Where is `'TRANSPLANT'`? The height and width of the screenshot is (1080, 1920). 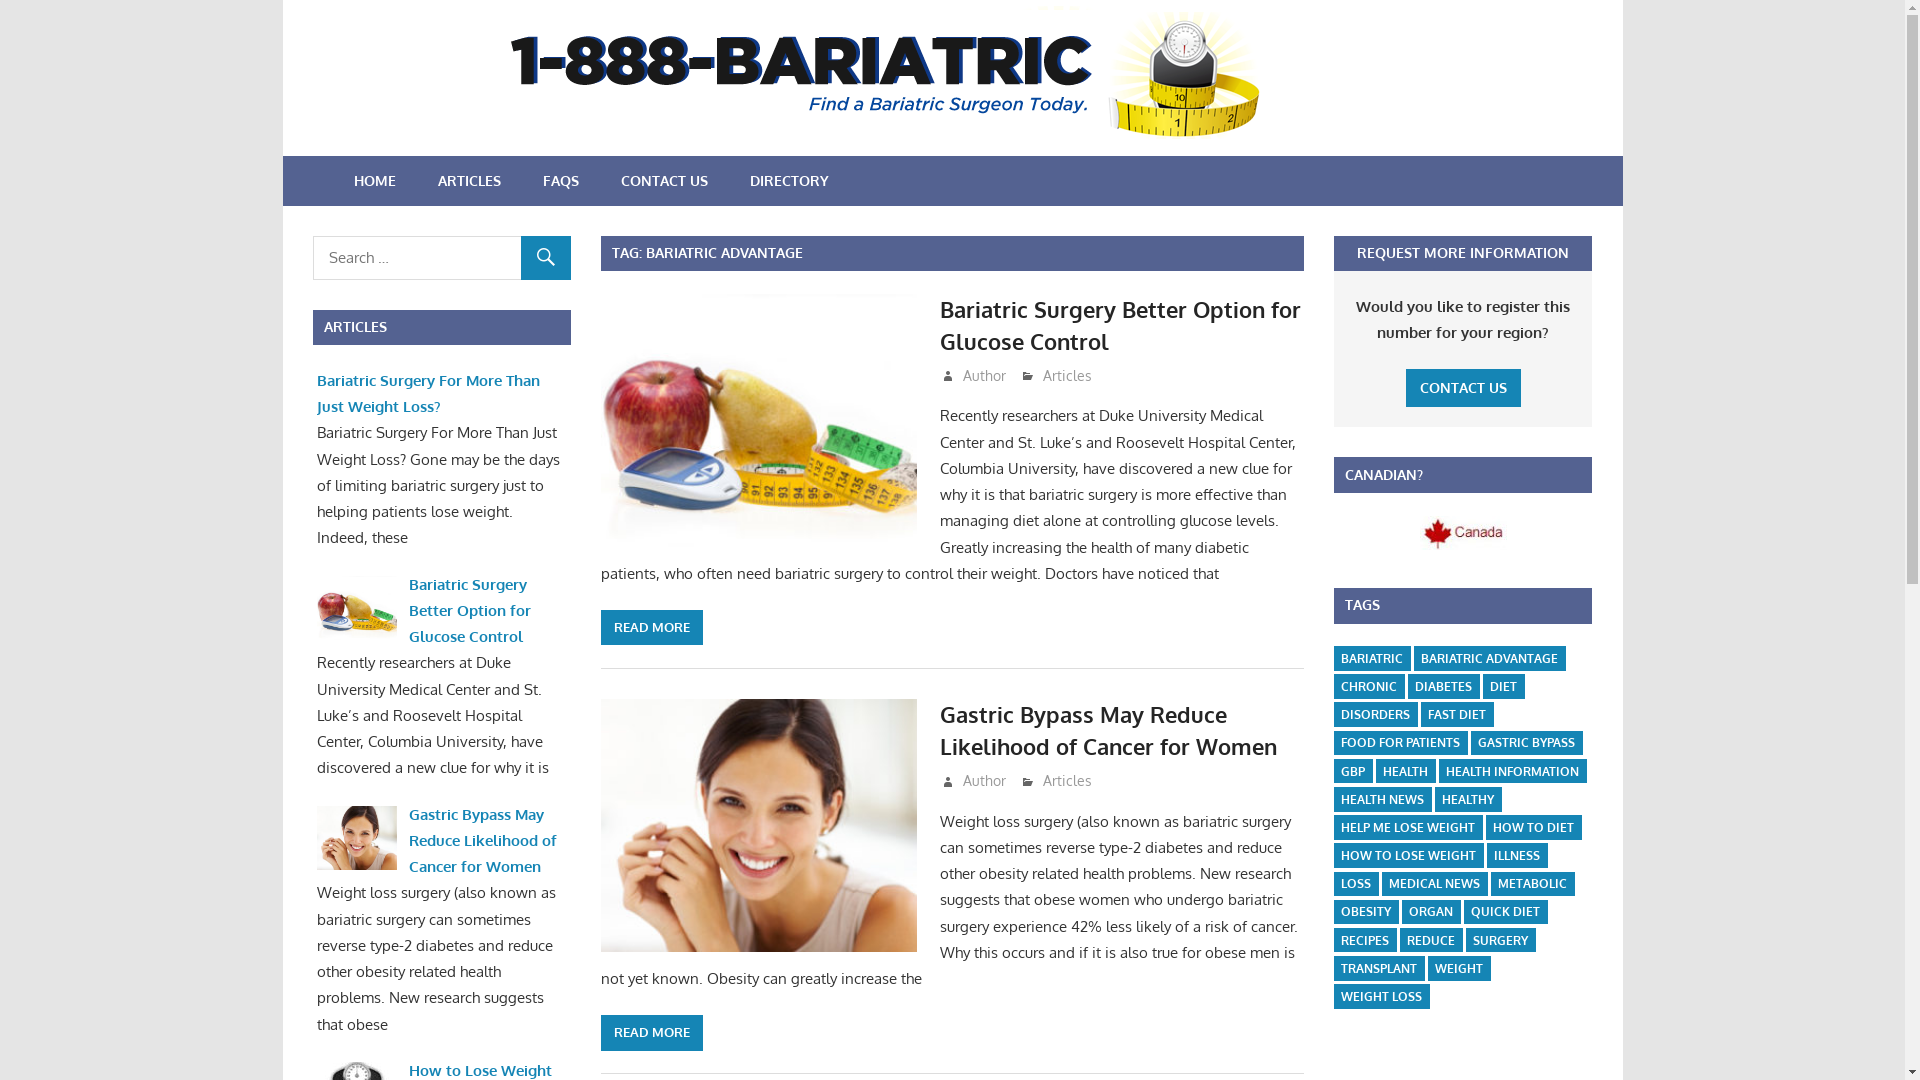
'TRANSPLANT' is located at coordinates (1377, 967).